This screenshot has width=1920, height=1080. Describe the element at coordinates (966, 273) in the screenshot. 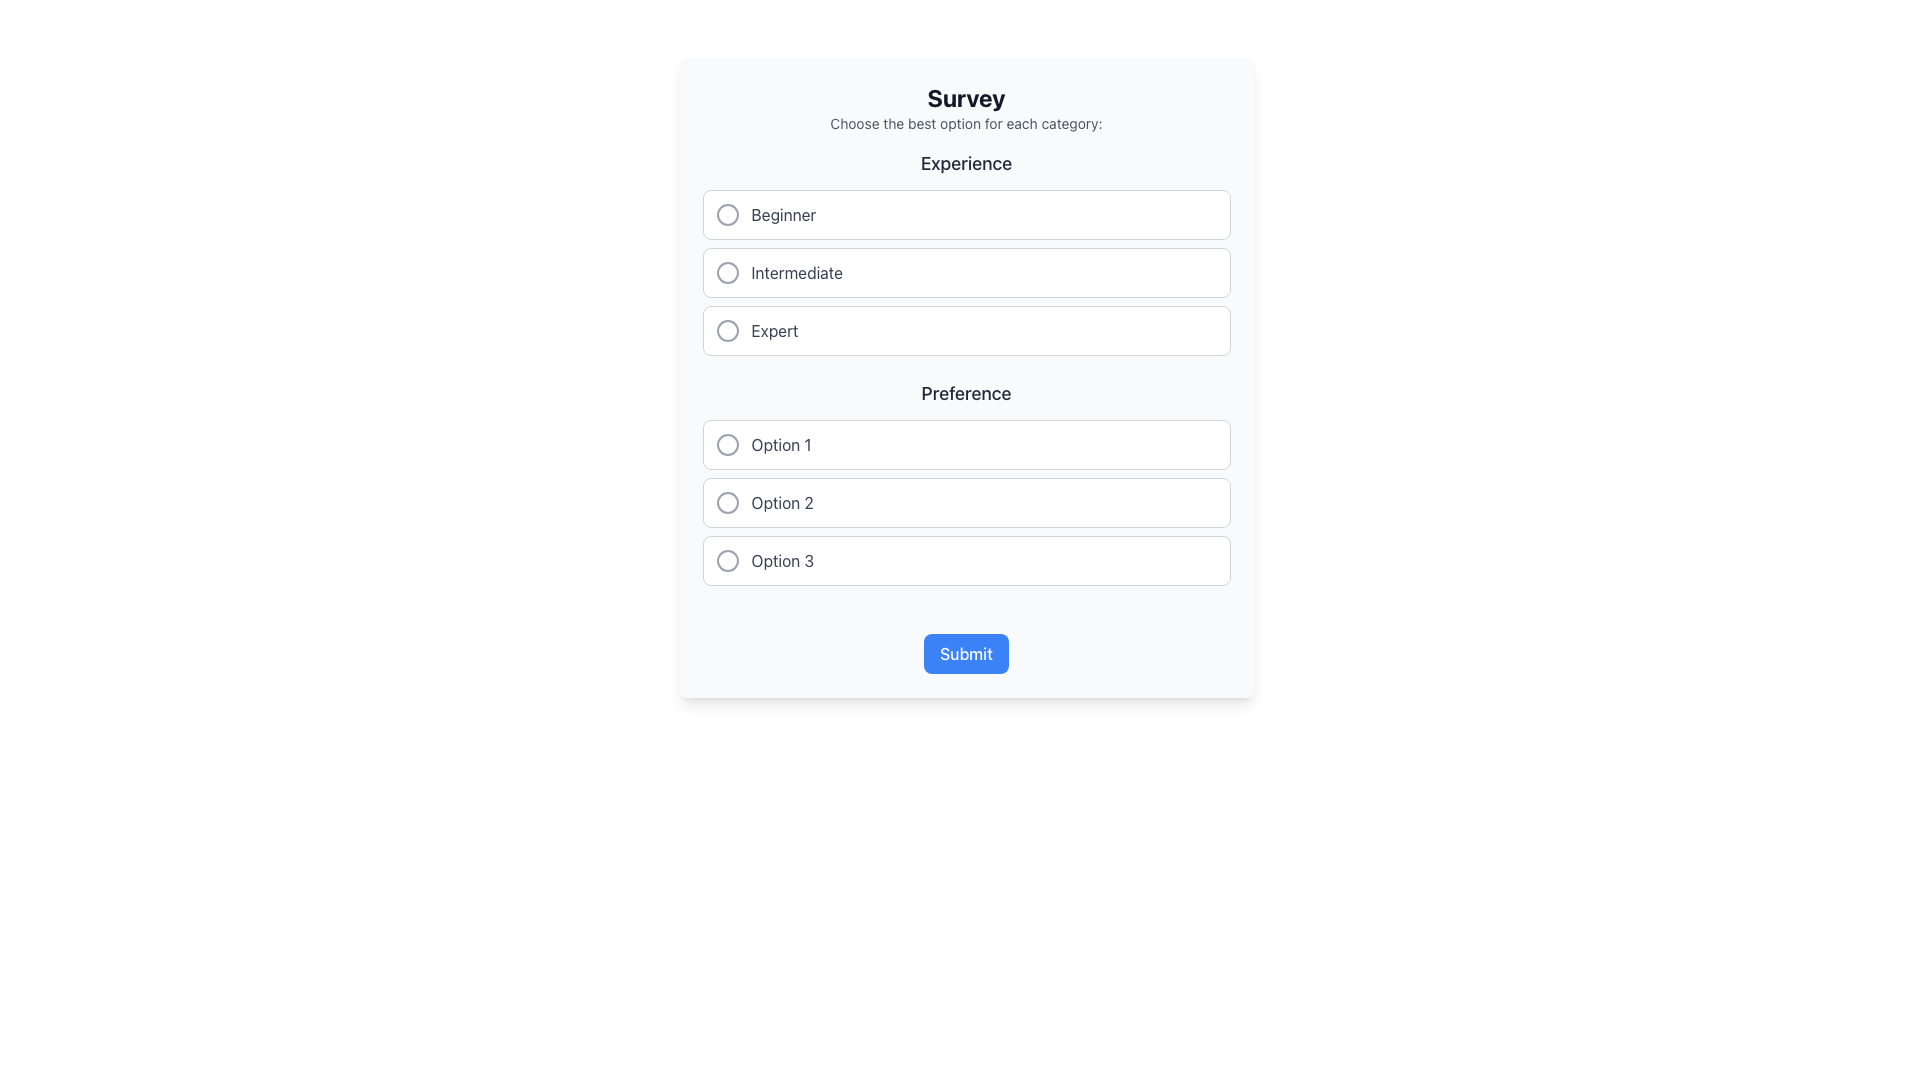

I see `the 'Intermediate' radio button option in the Experience group` at that location.